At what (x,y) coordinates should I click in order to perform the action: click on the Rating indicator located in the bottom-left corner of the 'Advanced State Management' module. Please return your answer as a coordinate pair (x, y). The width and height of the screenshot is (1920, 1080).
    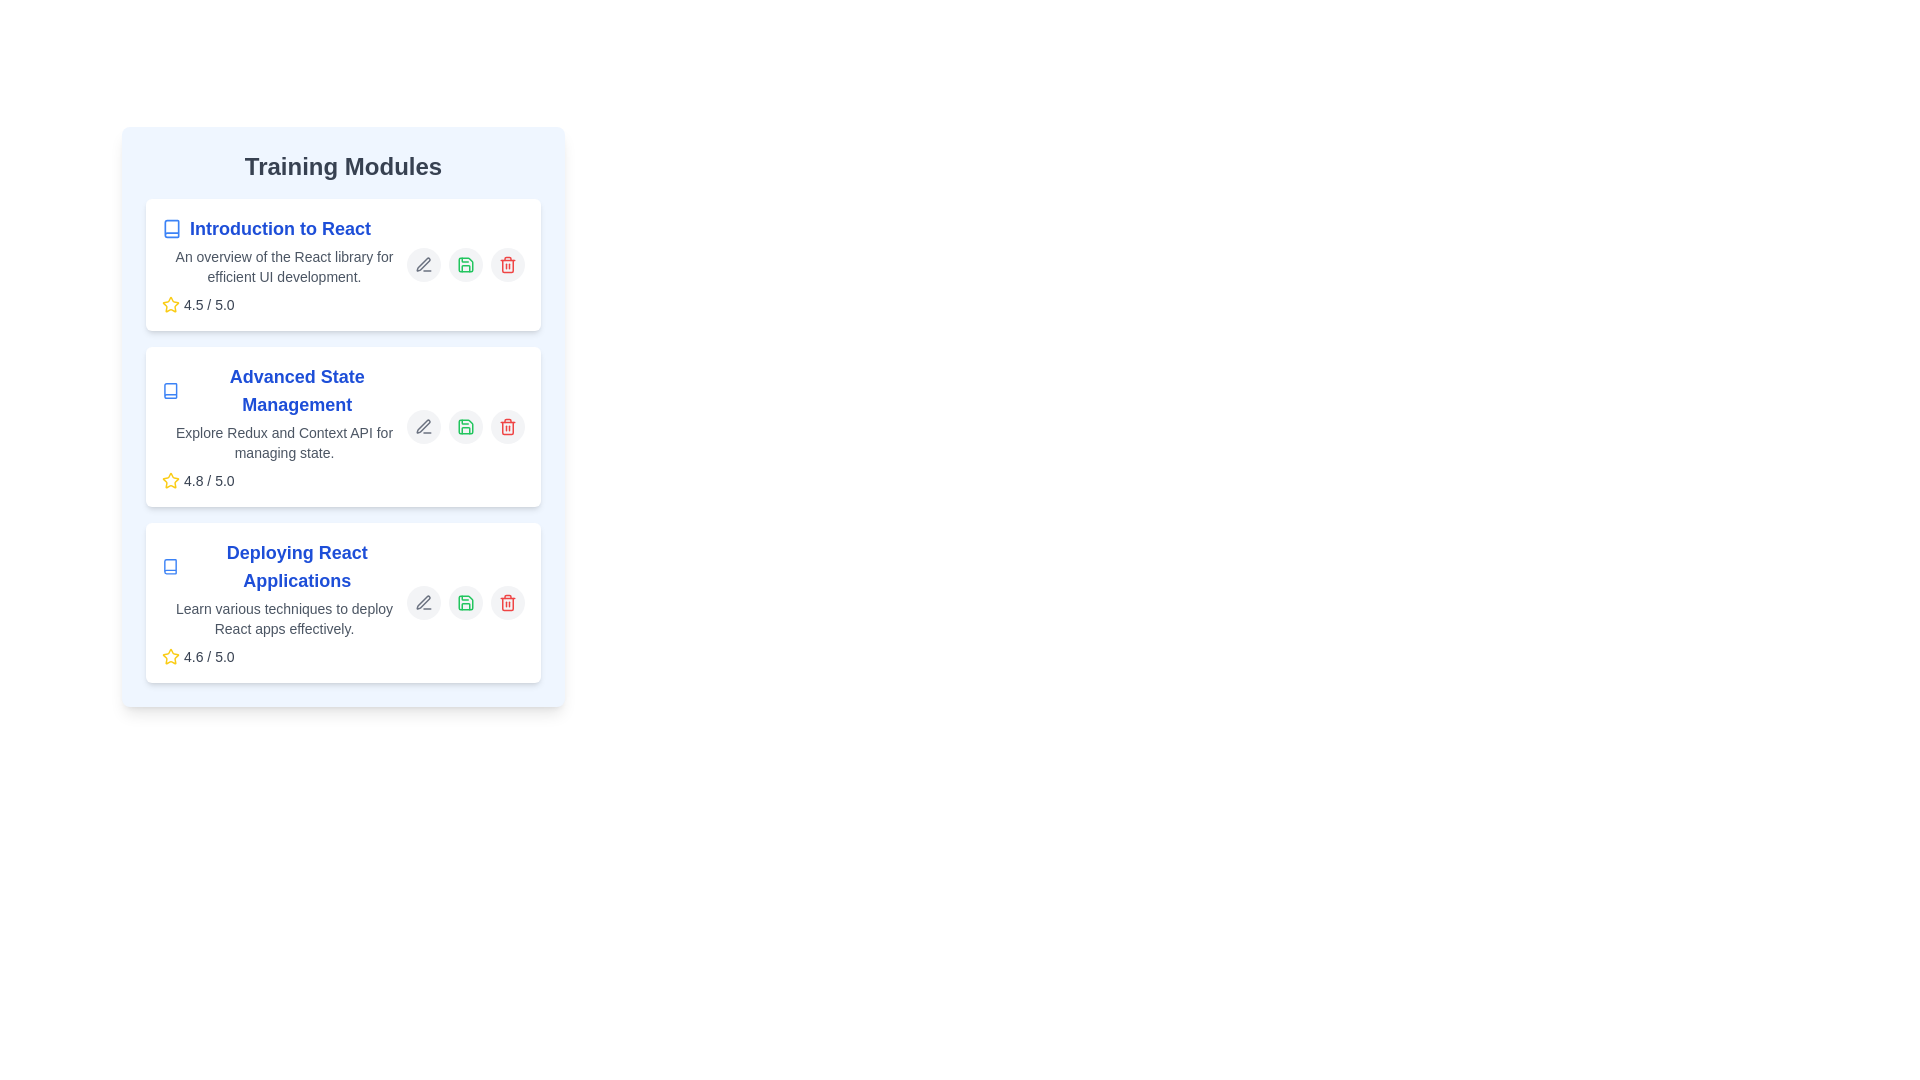
    Looking at the image, I should click on (283, 481).